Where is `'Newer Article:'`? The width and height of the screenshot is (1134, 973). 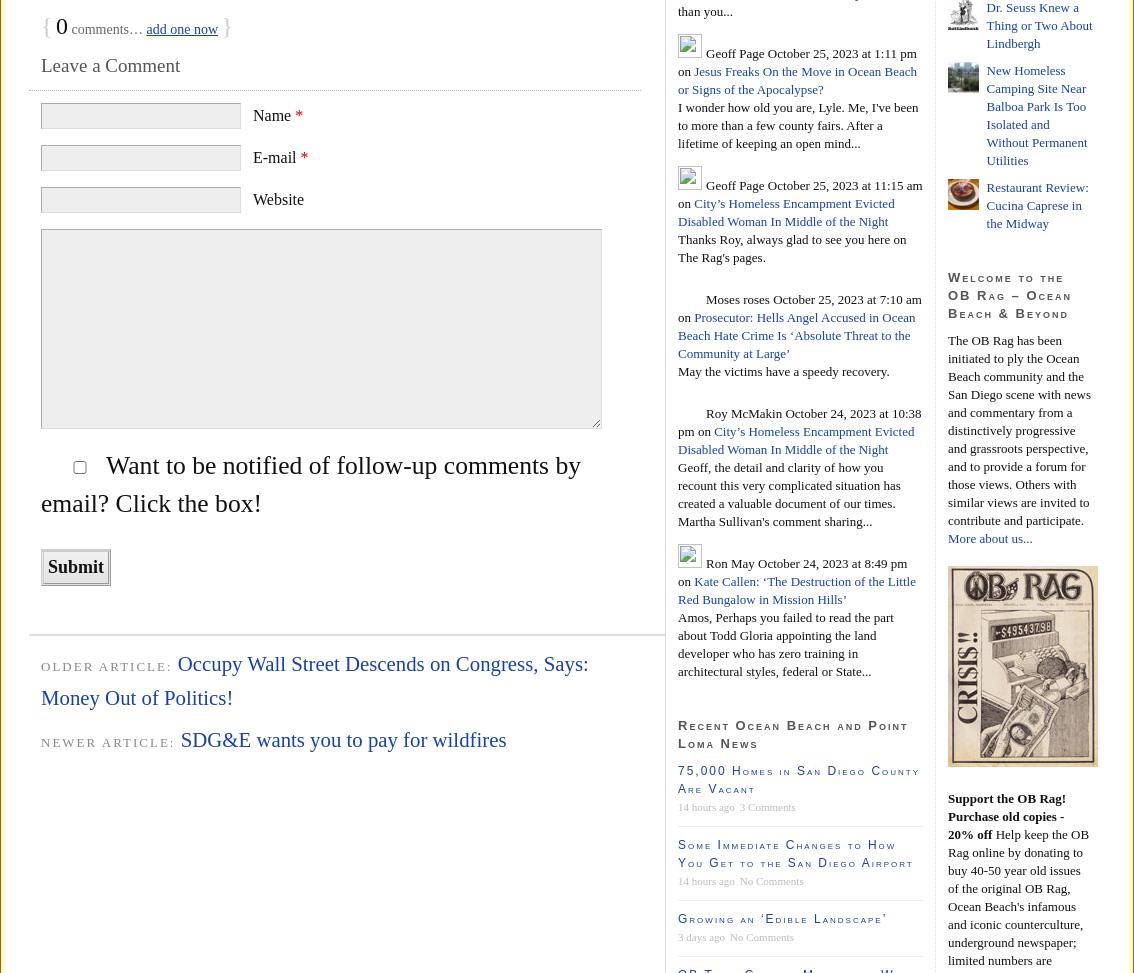 'Newer Article:' is located at coordinates (109, 742).